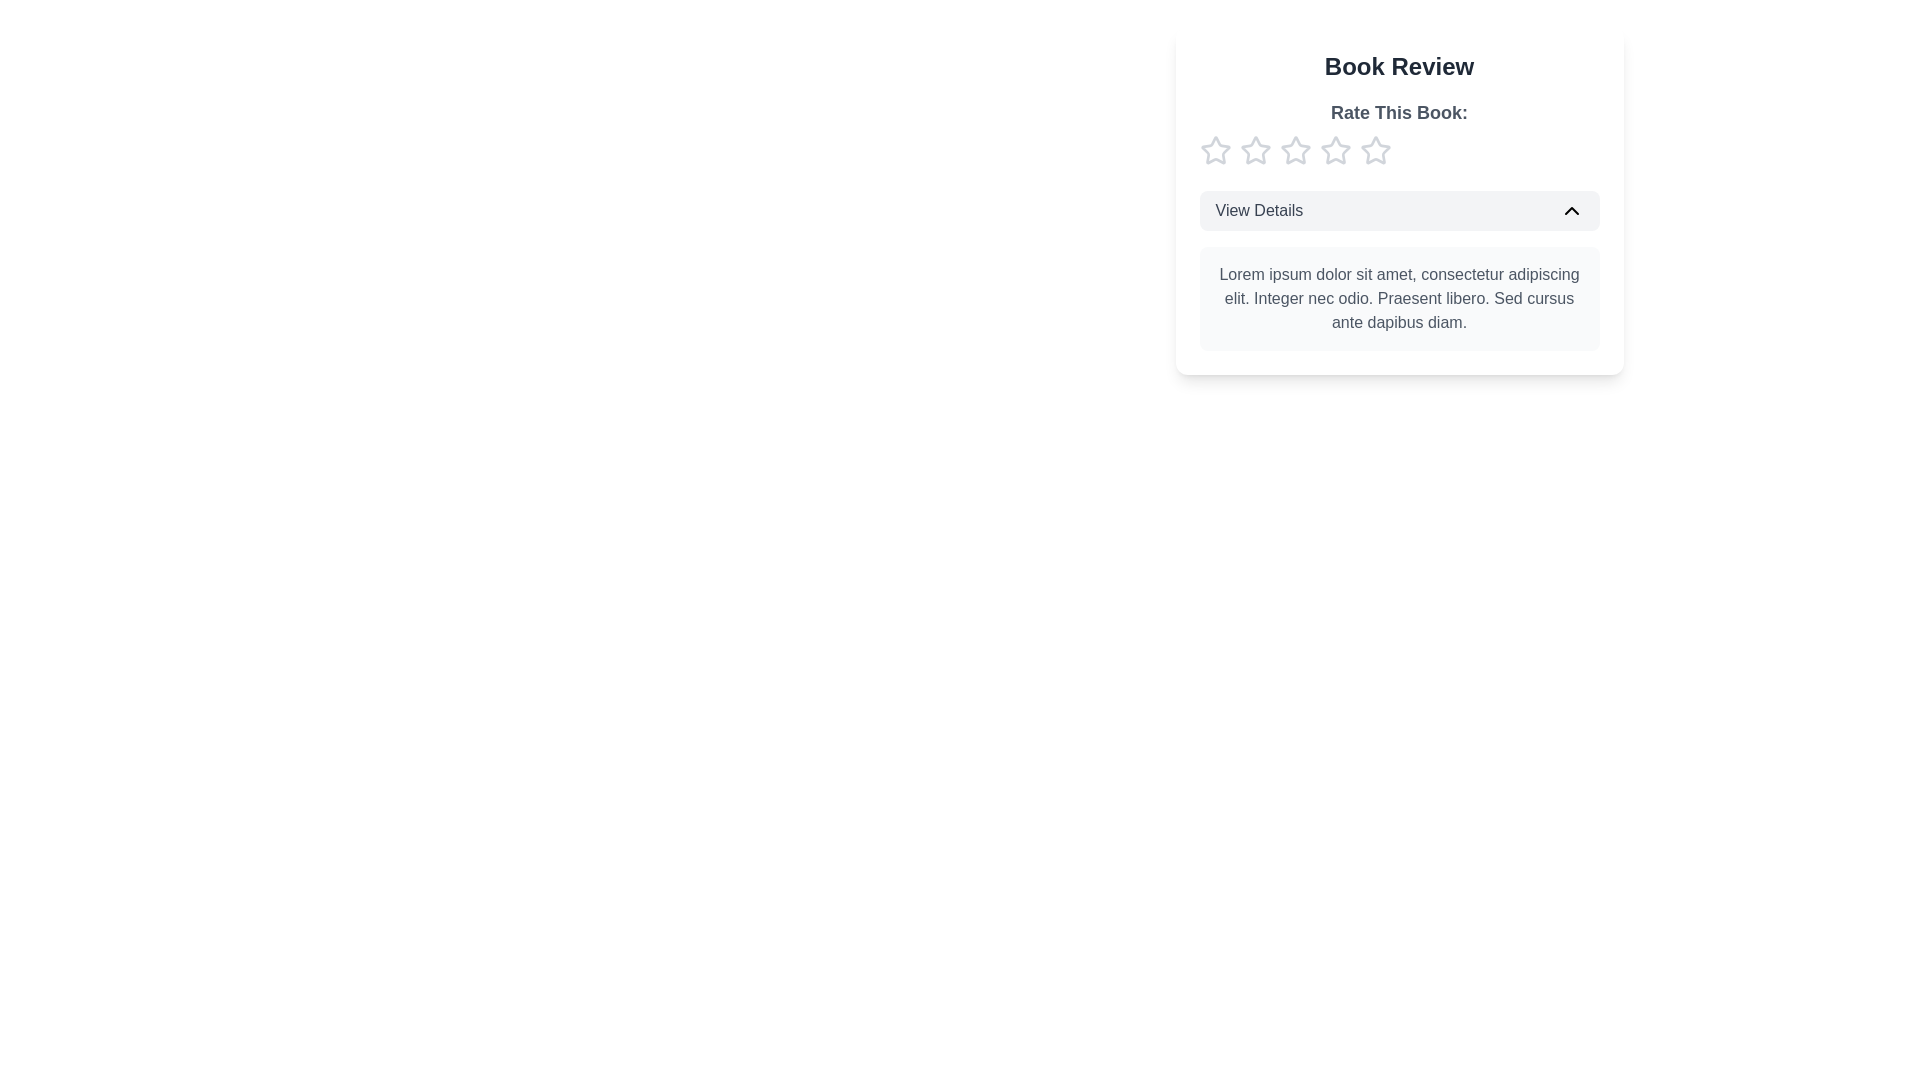  Describe the element at coordinates (1214, 149) in the screenshot. I see `the first star icon in the rating system below the text 'Rate This Book:' inside the 'Book Review' card to rate it` at that location.